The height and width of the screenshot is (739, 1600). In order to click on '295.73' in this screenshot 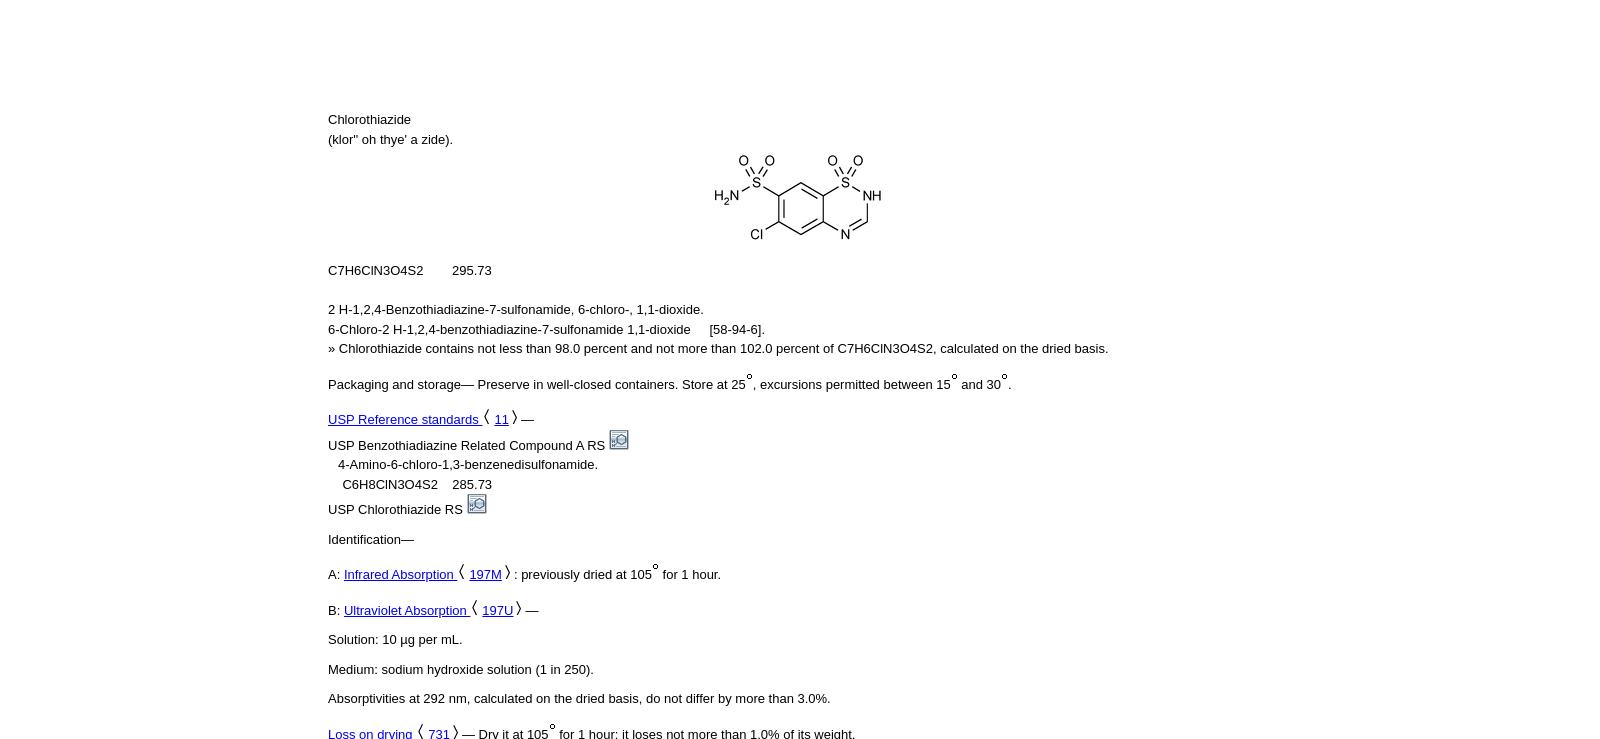, I will do `click(470, 269)`.